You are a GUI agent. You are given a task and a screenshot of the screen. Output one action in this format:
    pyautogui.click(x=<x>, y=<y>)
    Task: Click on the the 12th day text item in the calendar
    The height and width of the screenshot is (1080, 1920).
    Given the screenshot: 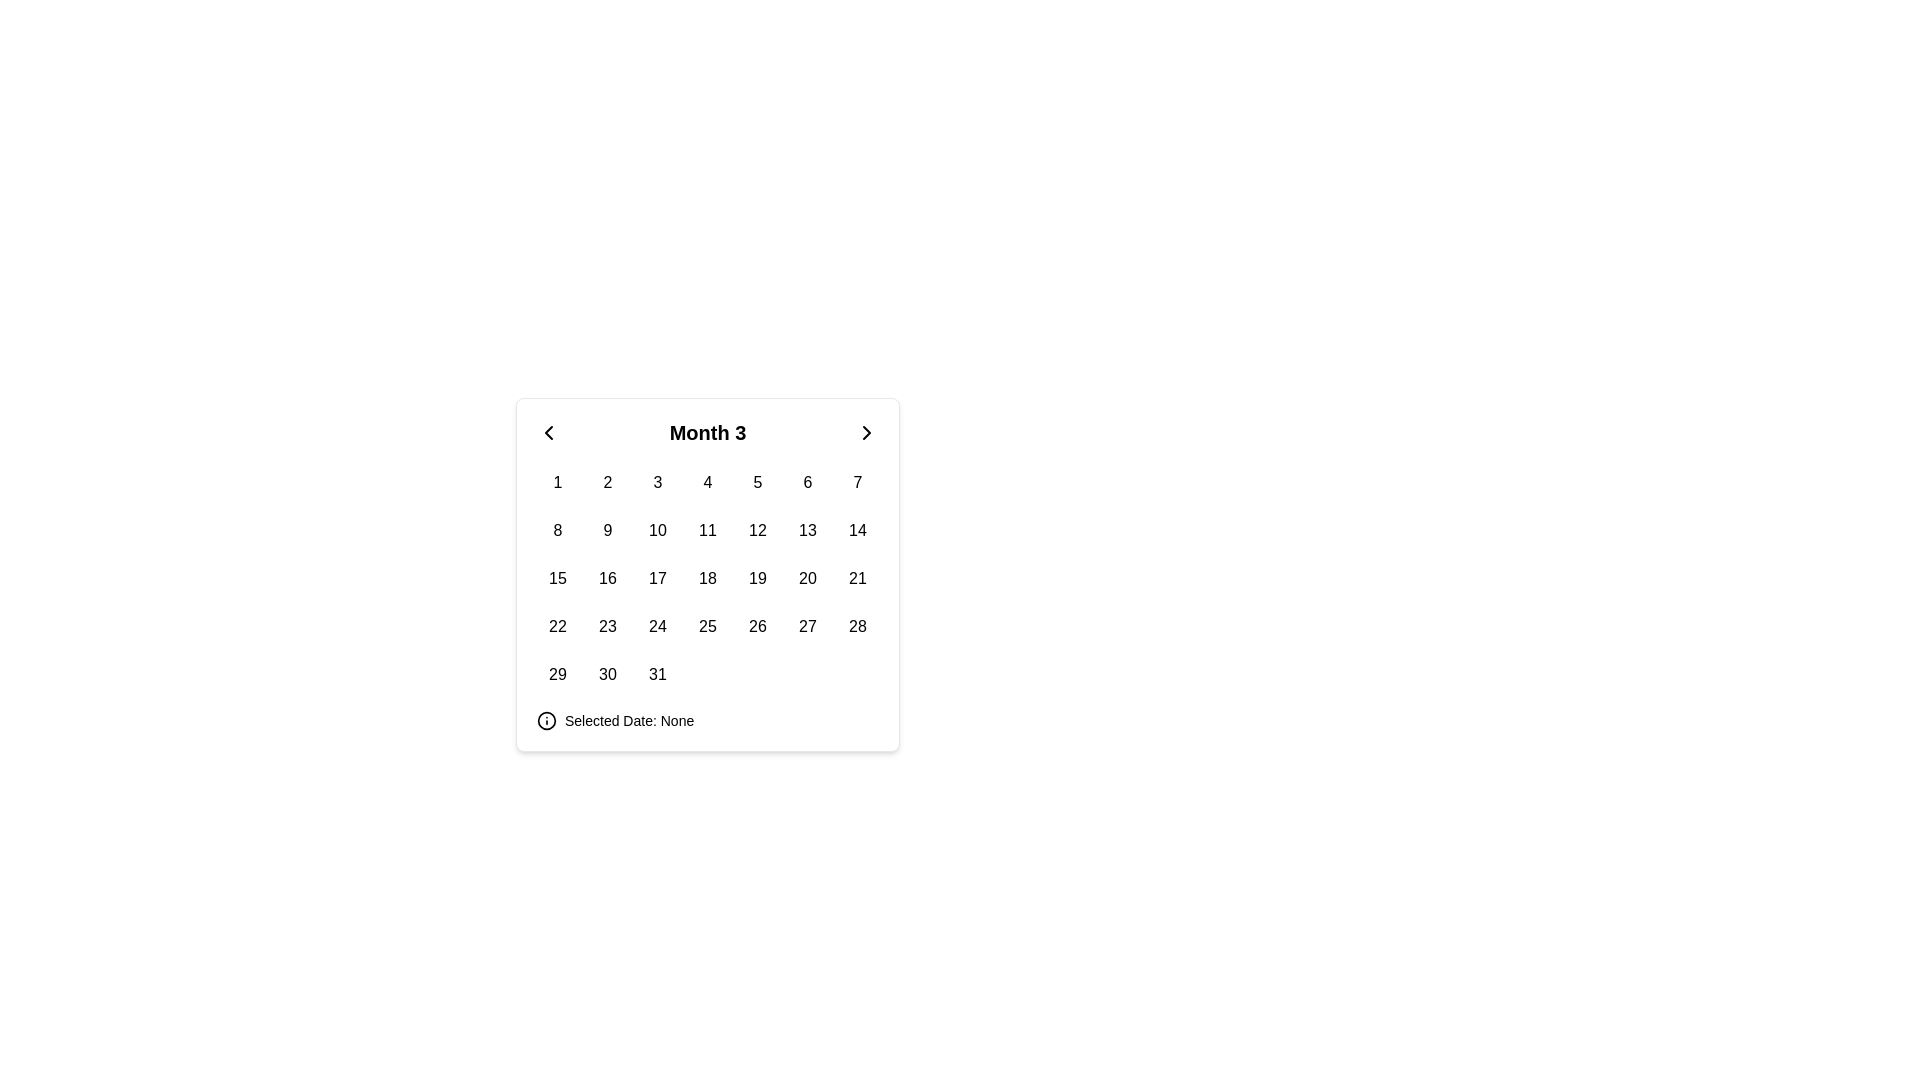 What is the action you would take?
    pyautogui.click(x=757, y=530)
    